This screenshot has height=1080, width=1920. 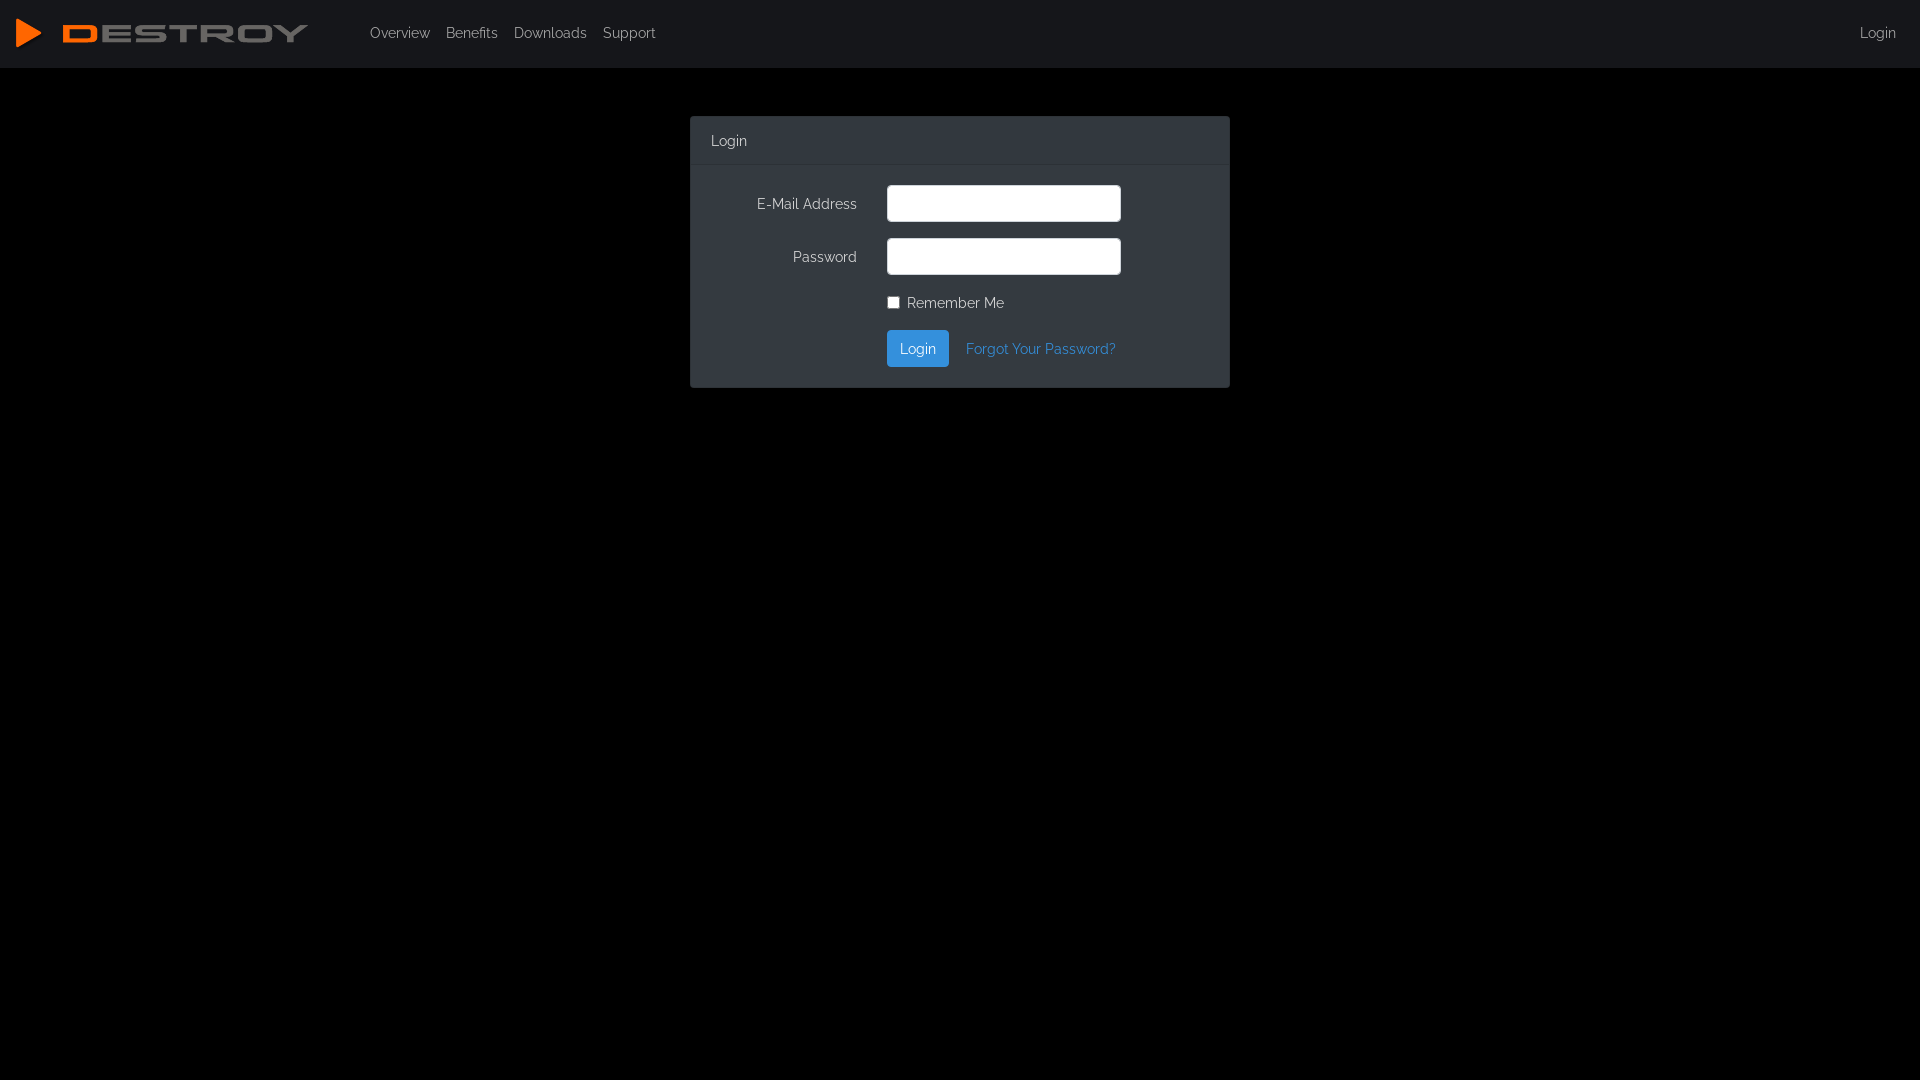 I want to click on 'Forgot Your Password?', so click(x=1040, y=347).